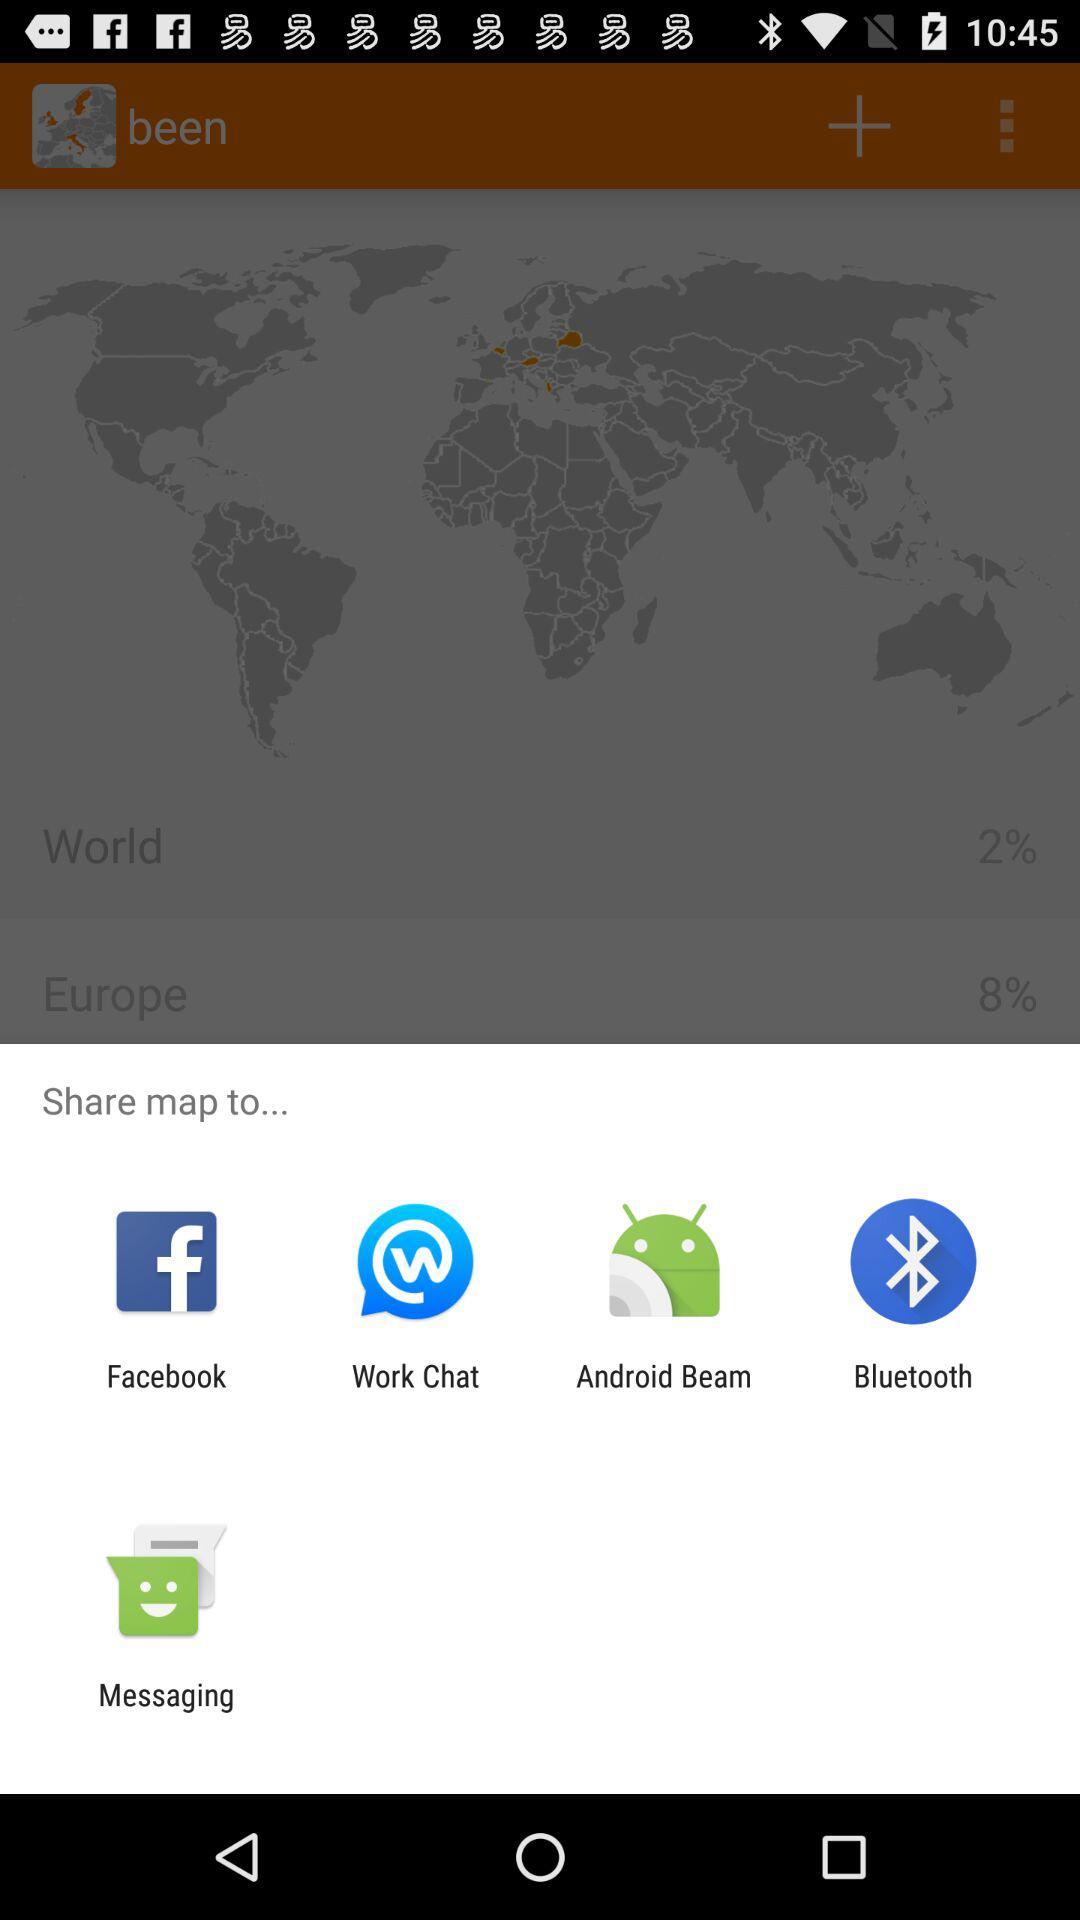 Image resolution: width=1080 pixels, height=1920 pixels. Describe the element at coordinates (913, 1392) in the screenshot. I see `the icon next to android beam icon` at that location.